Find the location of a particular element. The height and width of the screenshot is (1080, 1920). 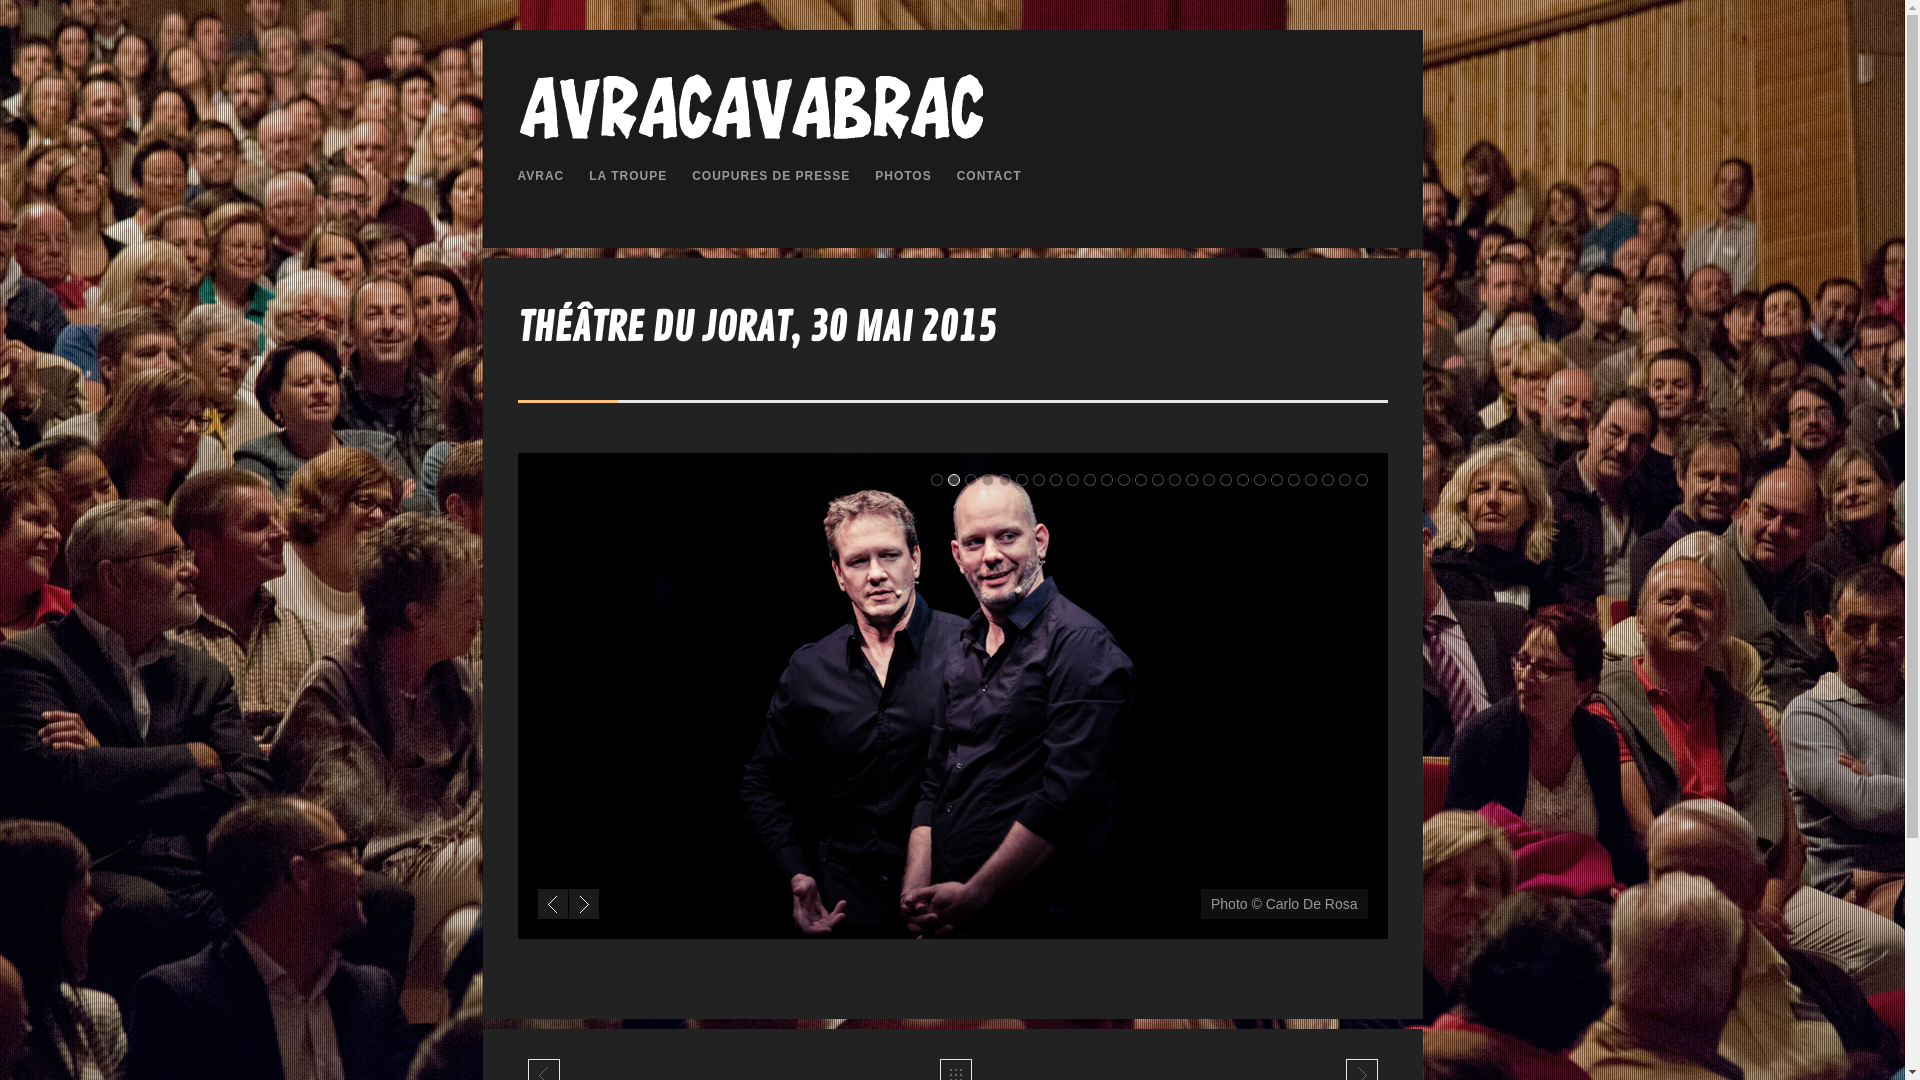

'23' is located at coordinates (1310, 479).